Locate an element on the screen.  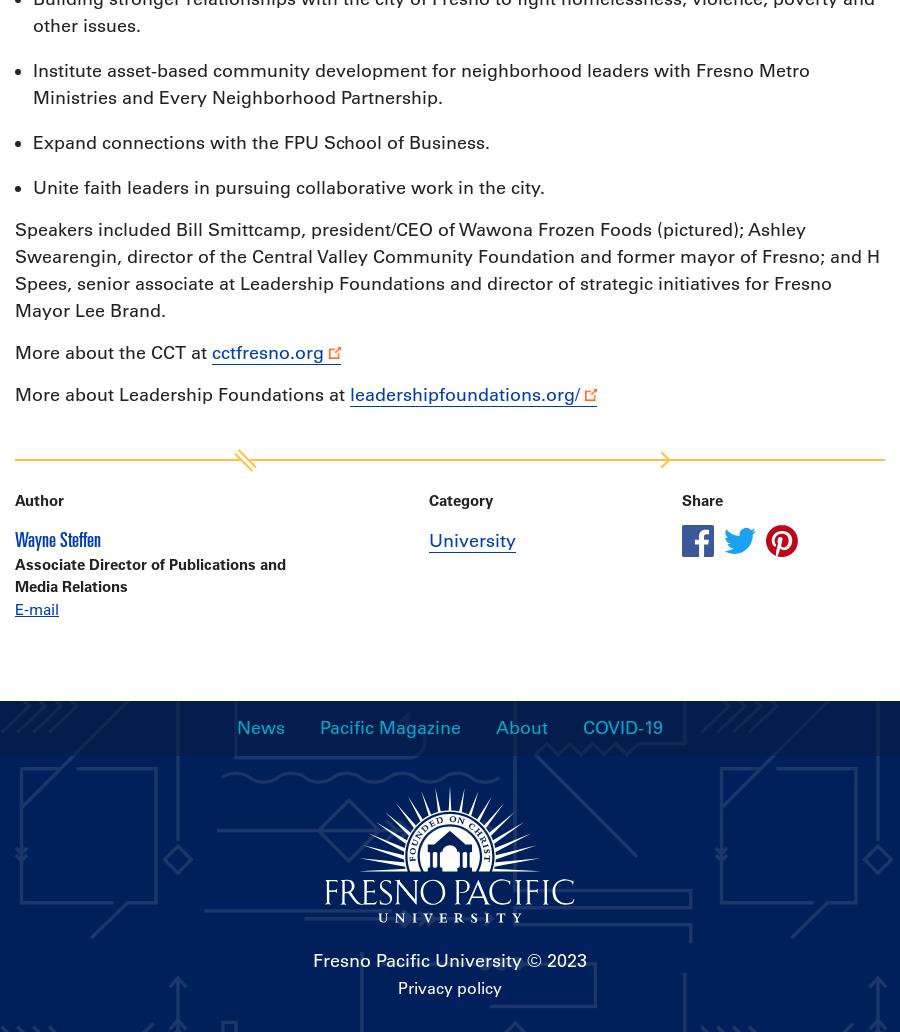
'Pacific Magazine' is located at coordinates (390, 726).